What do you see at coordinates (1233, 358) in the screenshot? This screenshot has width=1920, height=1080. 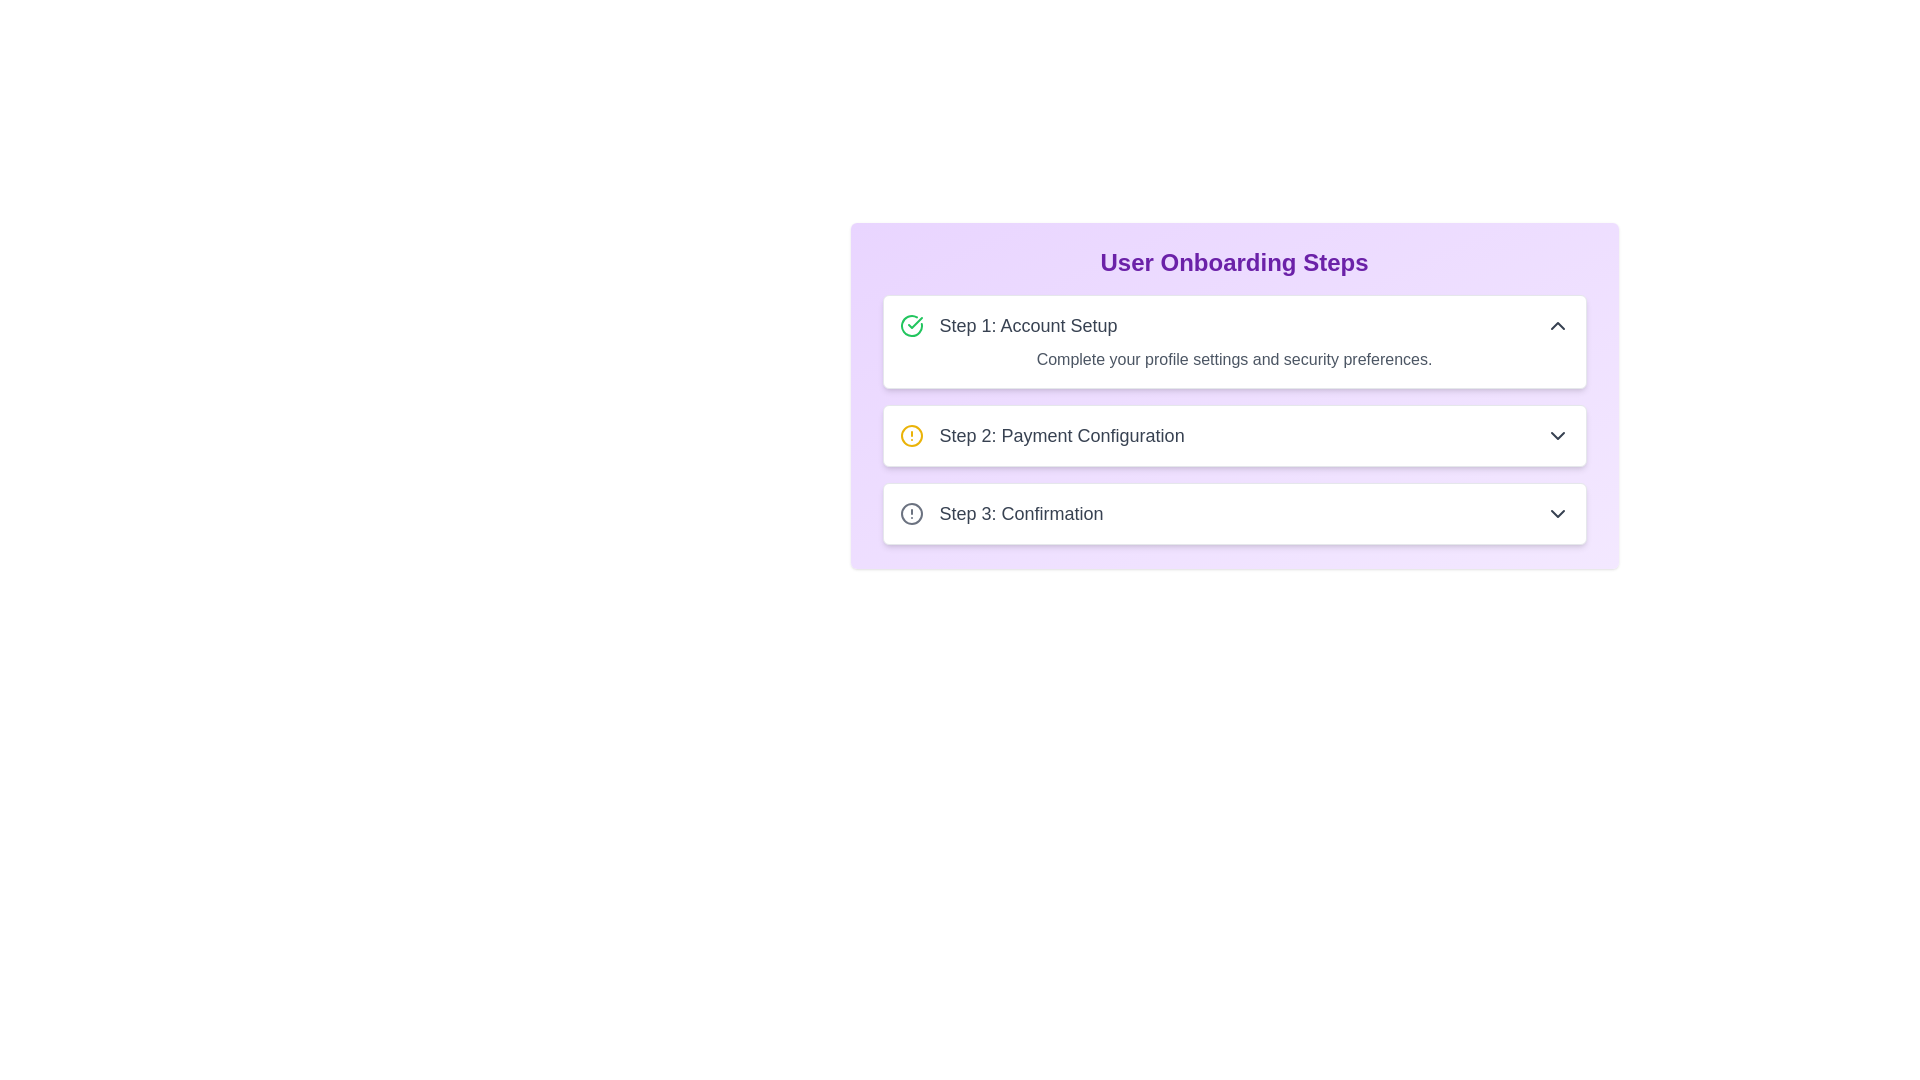 I see `the Text label that prompts users to complete their profile settings and security preferences, located beneath the 'Step 1: Account Setup' heading` at bounding box center [1233, 358].